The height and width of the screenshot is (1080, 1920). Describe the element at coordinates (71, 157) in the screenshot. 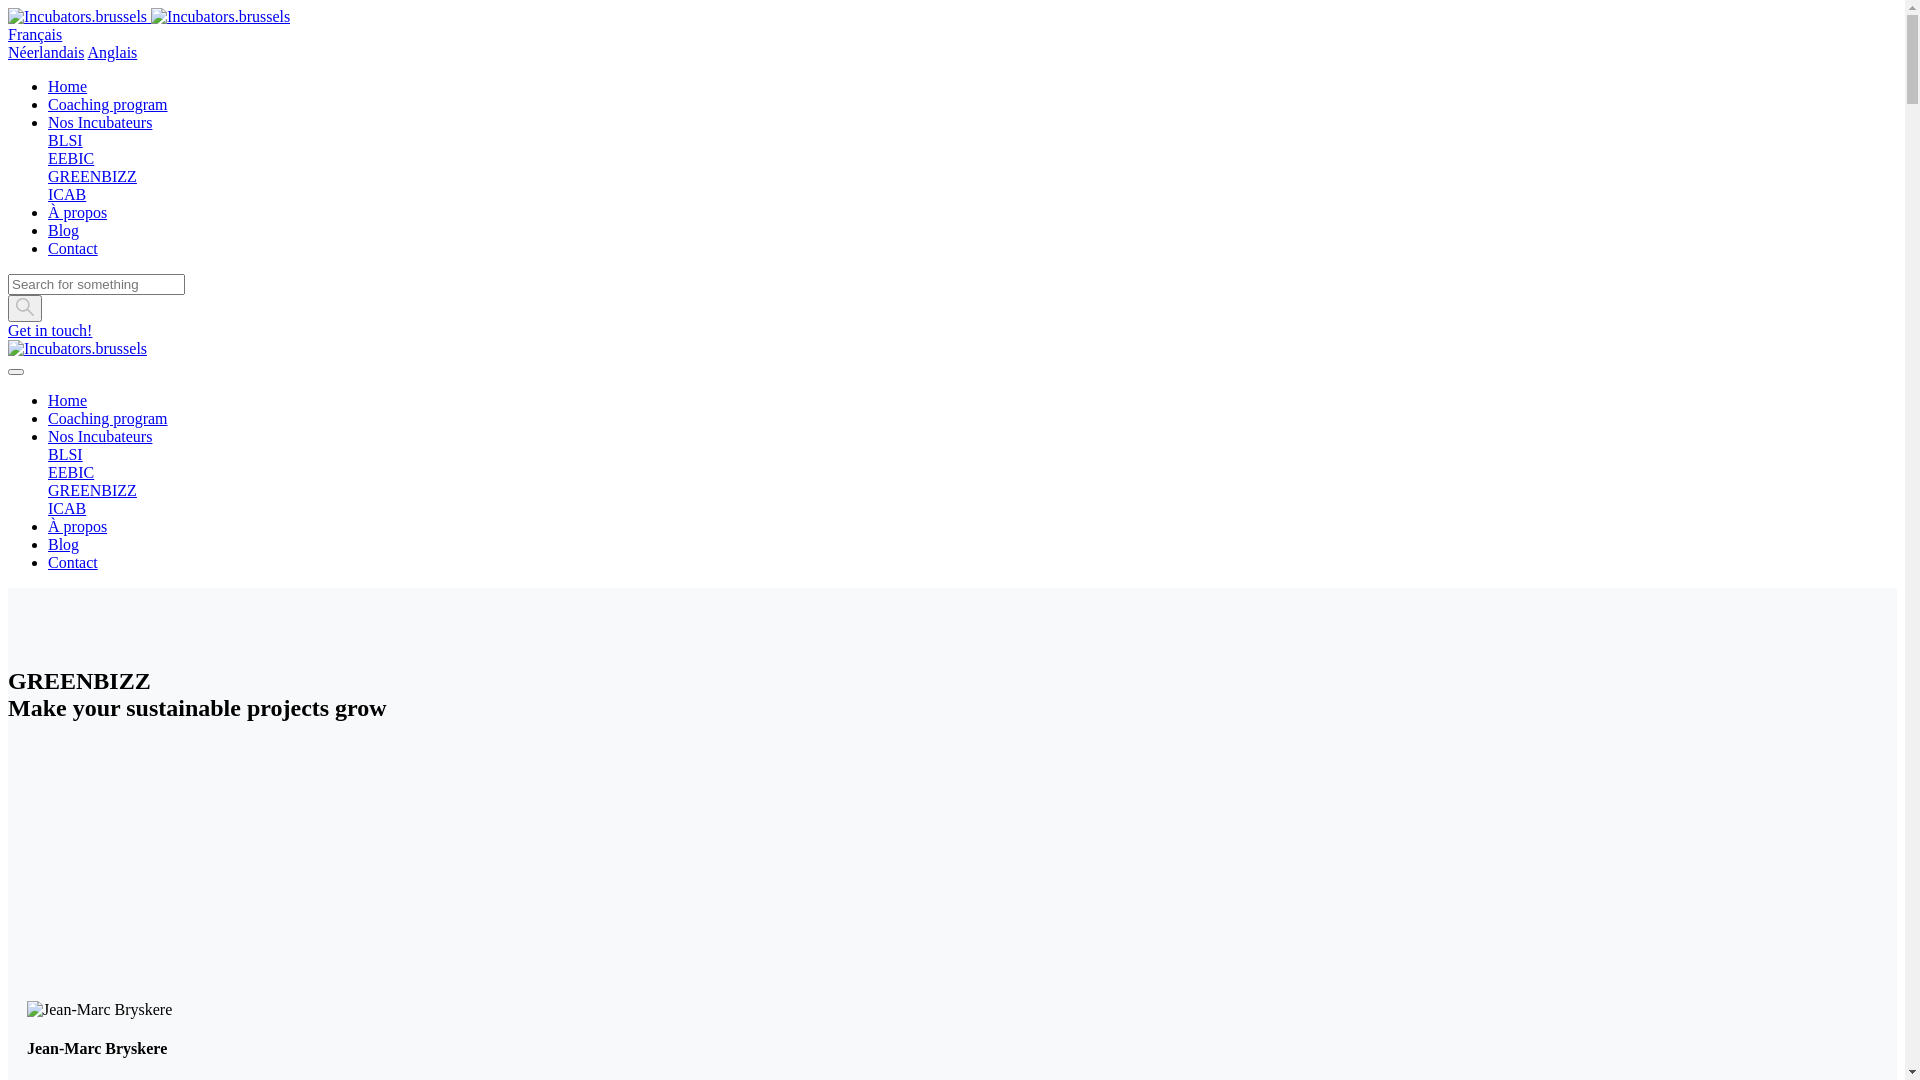

I see `'EEBIC'` at that location.